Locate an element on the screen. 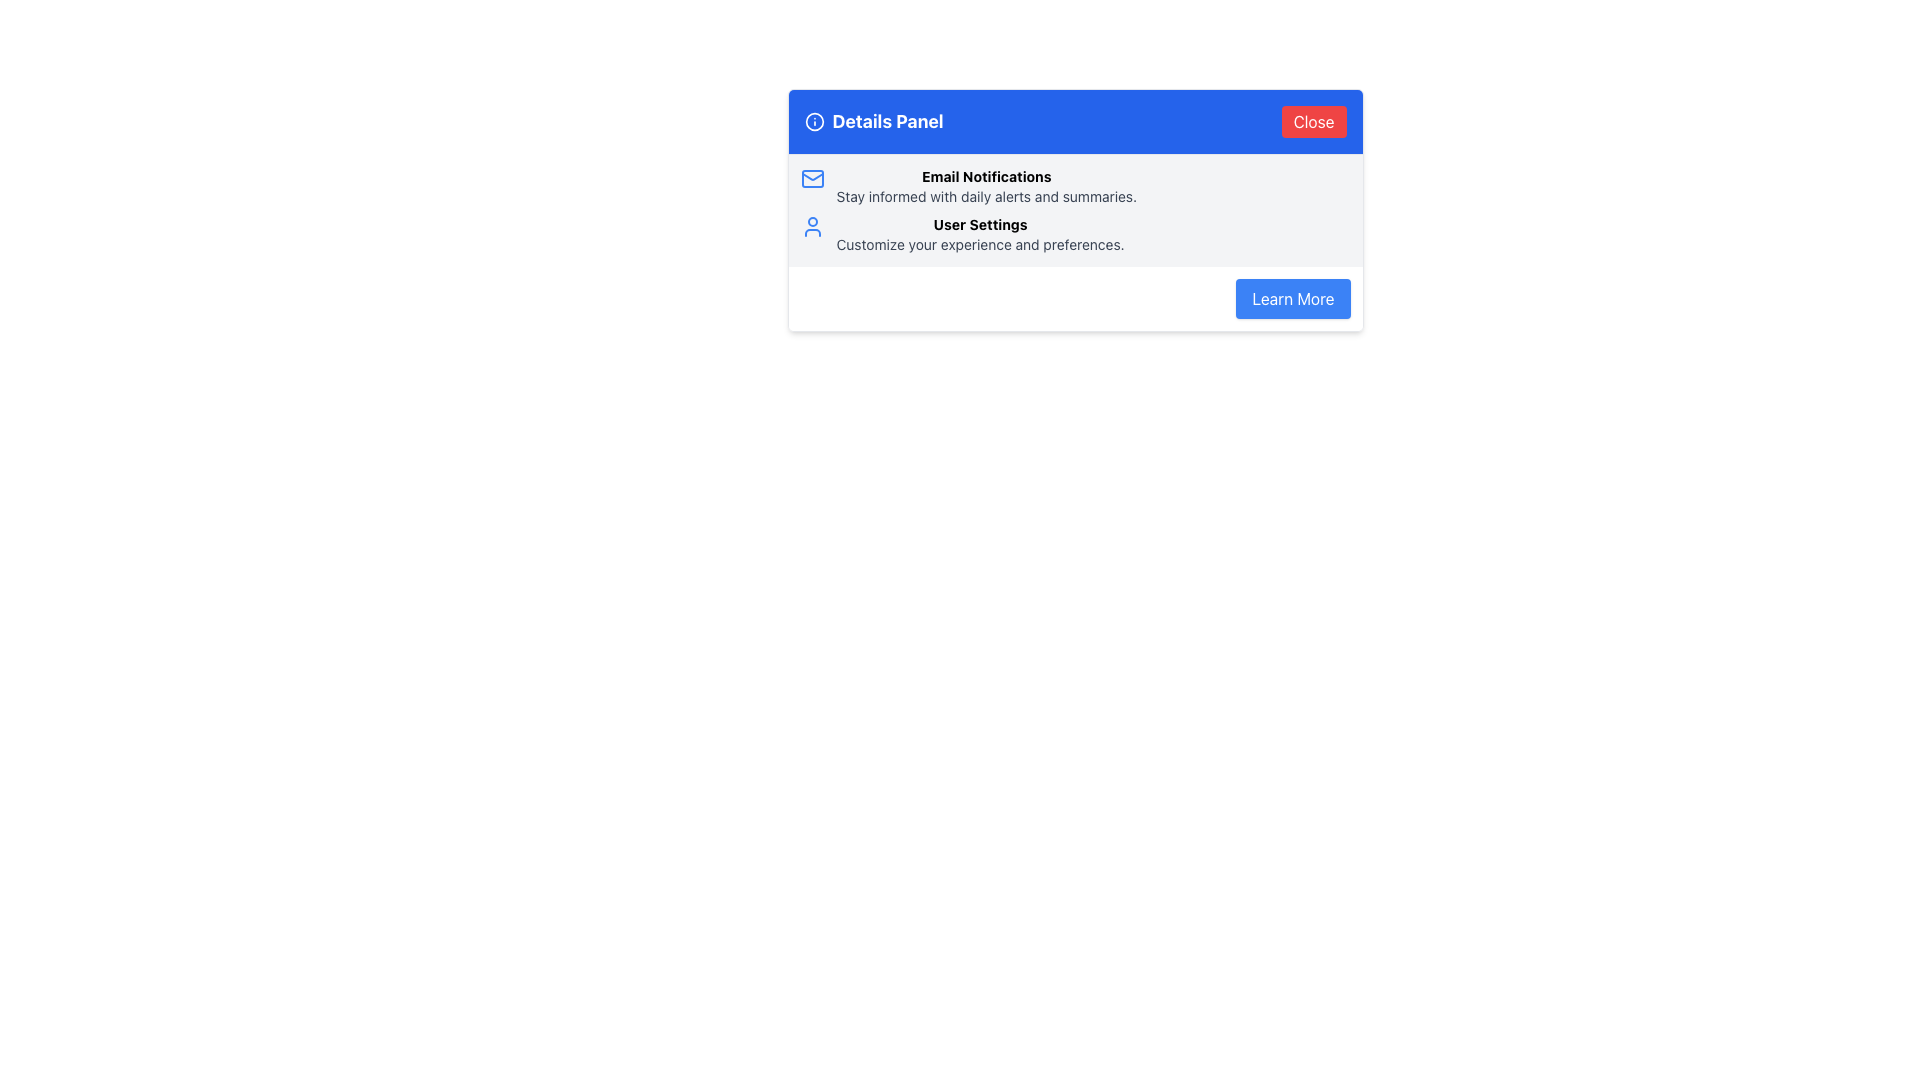 This screenshot has width=1920, height=1080. the email notification icon located at the beginning of the 'Email Notifications' row is located at coordinates (812, 177).